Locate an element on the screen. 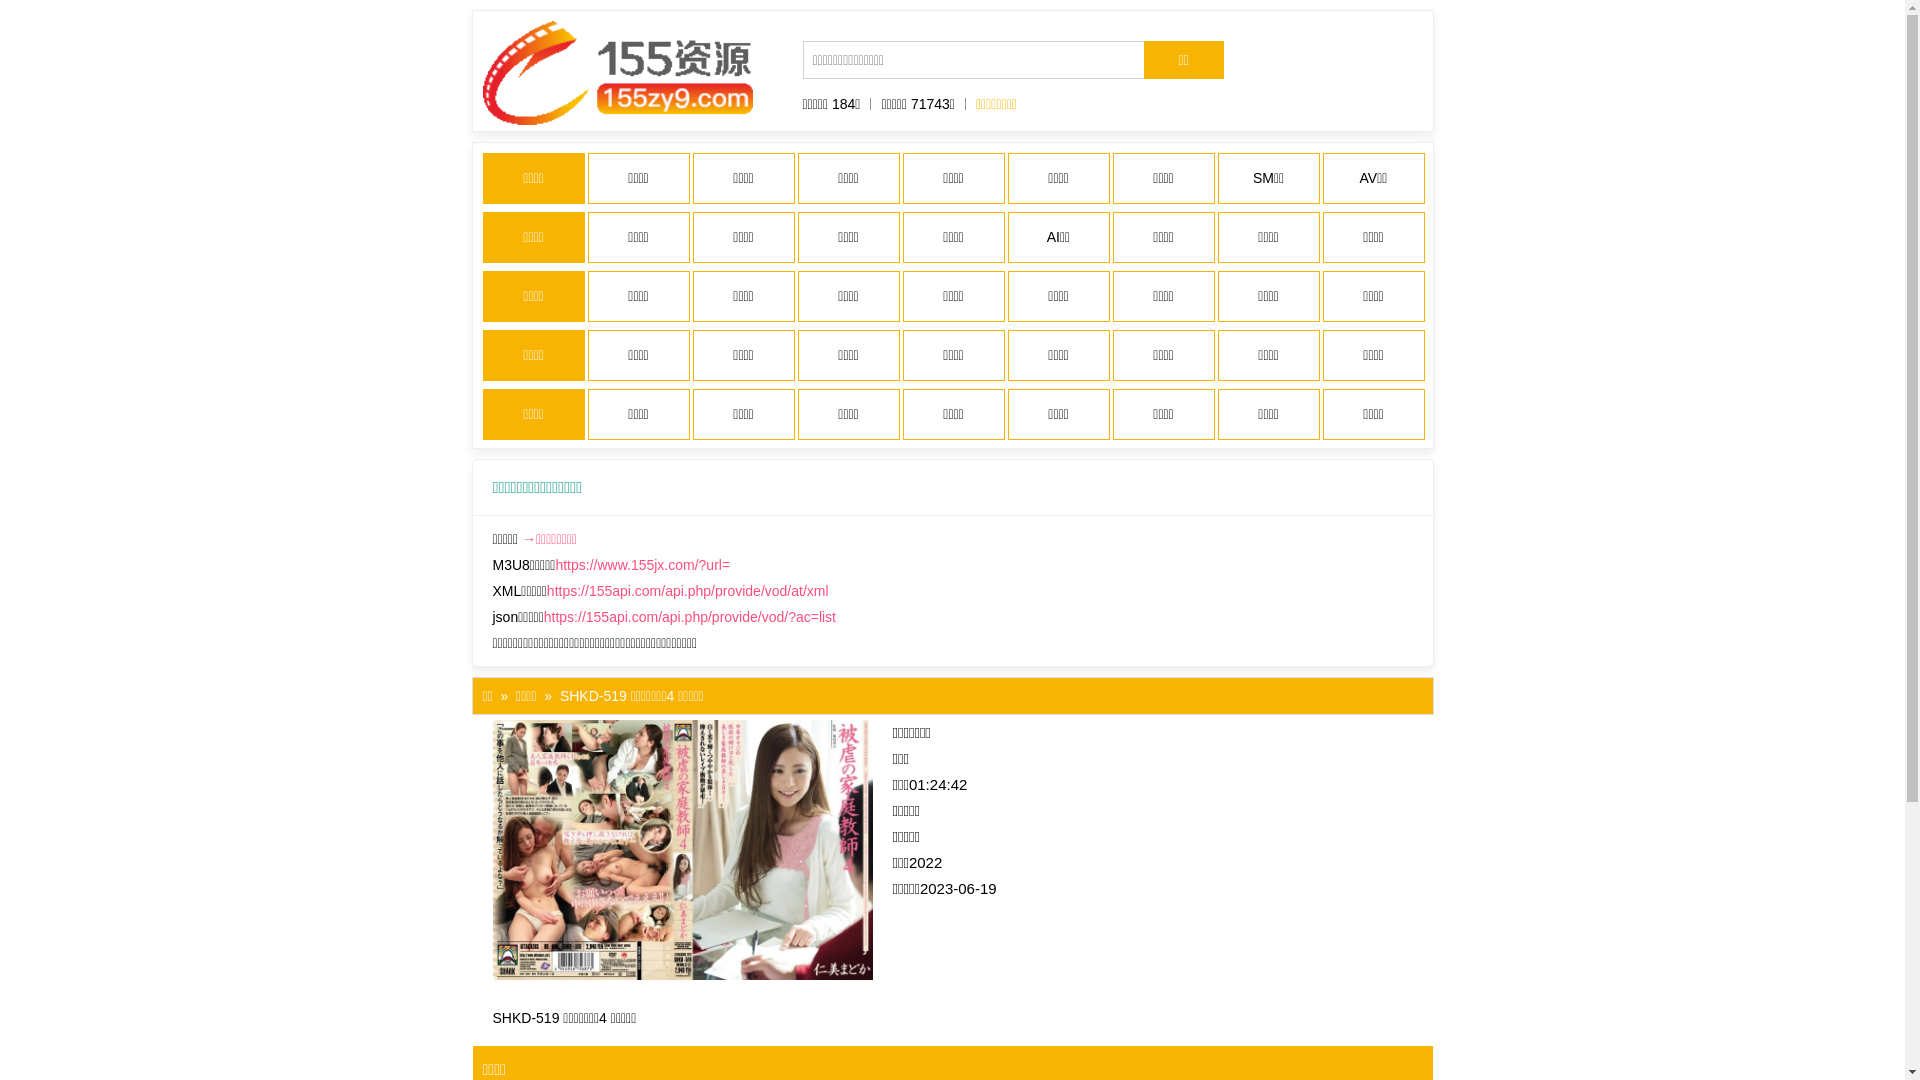  'https://www.155jx.com/?url=' is located at coordinates (642, 564).